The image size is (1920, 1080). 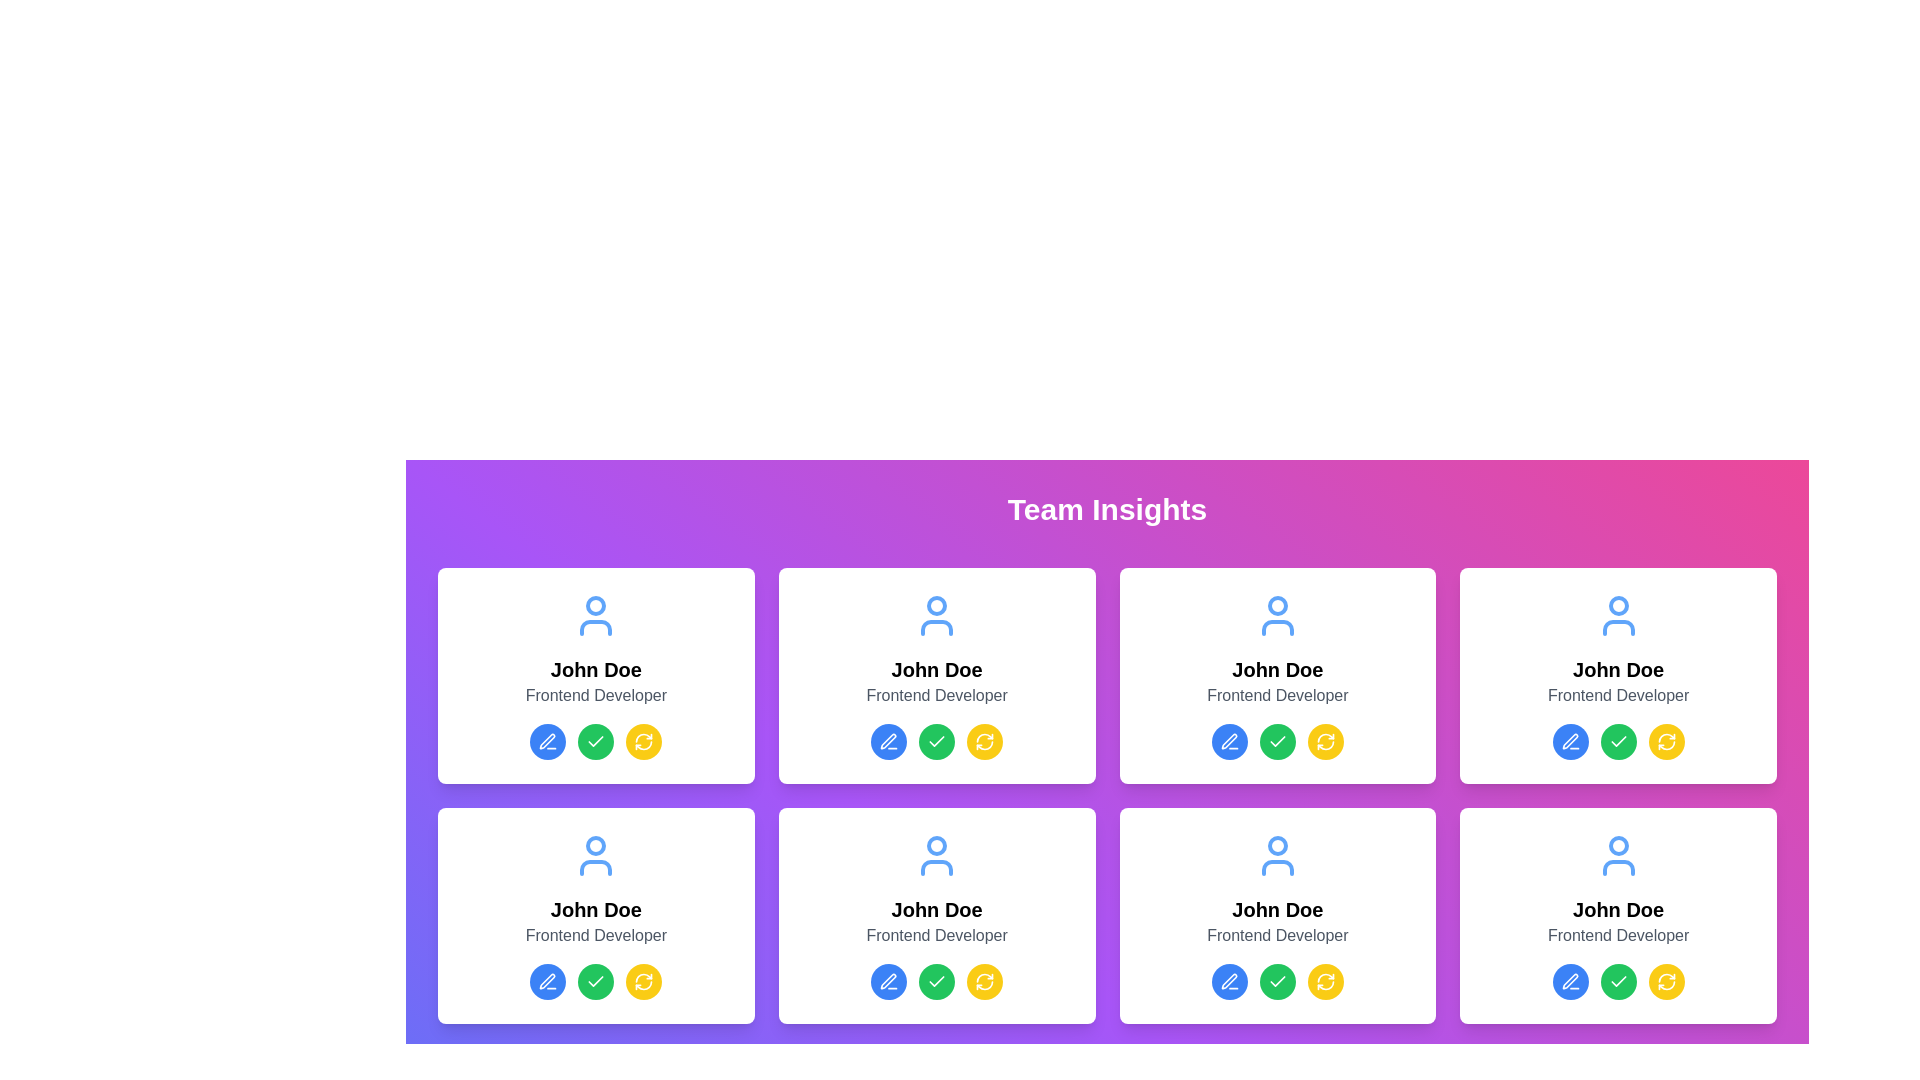 What do you see at coordinates (1106, 508) in the screenshot?
I see `text from the 'Team Insights' Text Label, which is bold and white on a gradient background` at bounding box center [1106, 508].